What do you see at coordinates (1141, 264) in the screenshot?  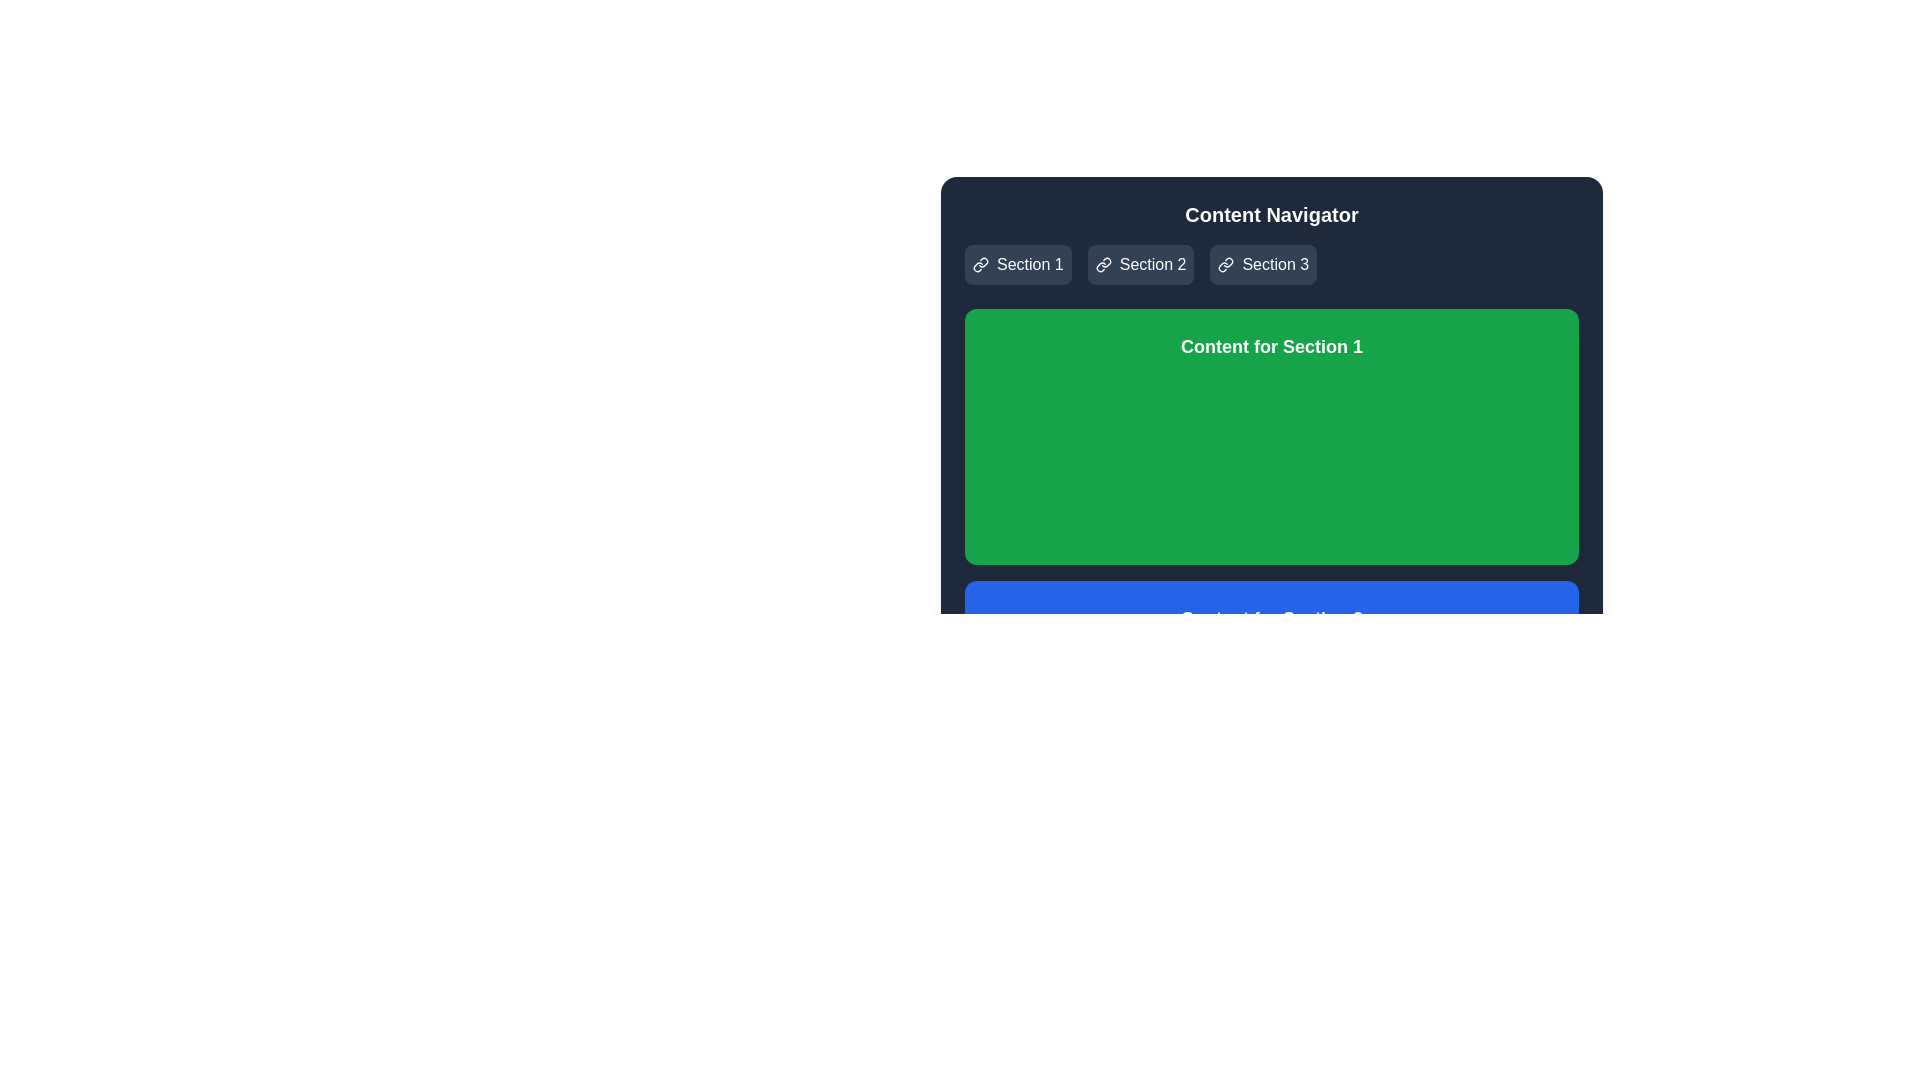 I see `the second tab in the content navigation area` at bounding box center [1141, 264].